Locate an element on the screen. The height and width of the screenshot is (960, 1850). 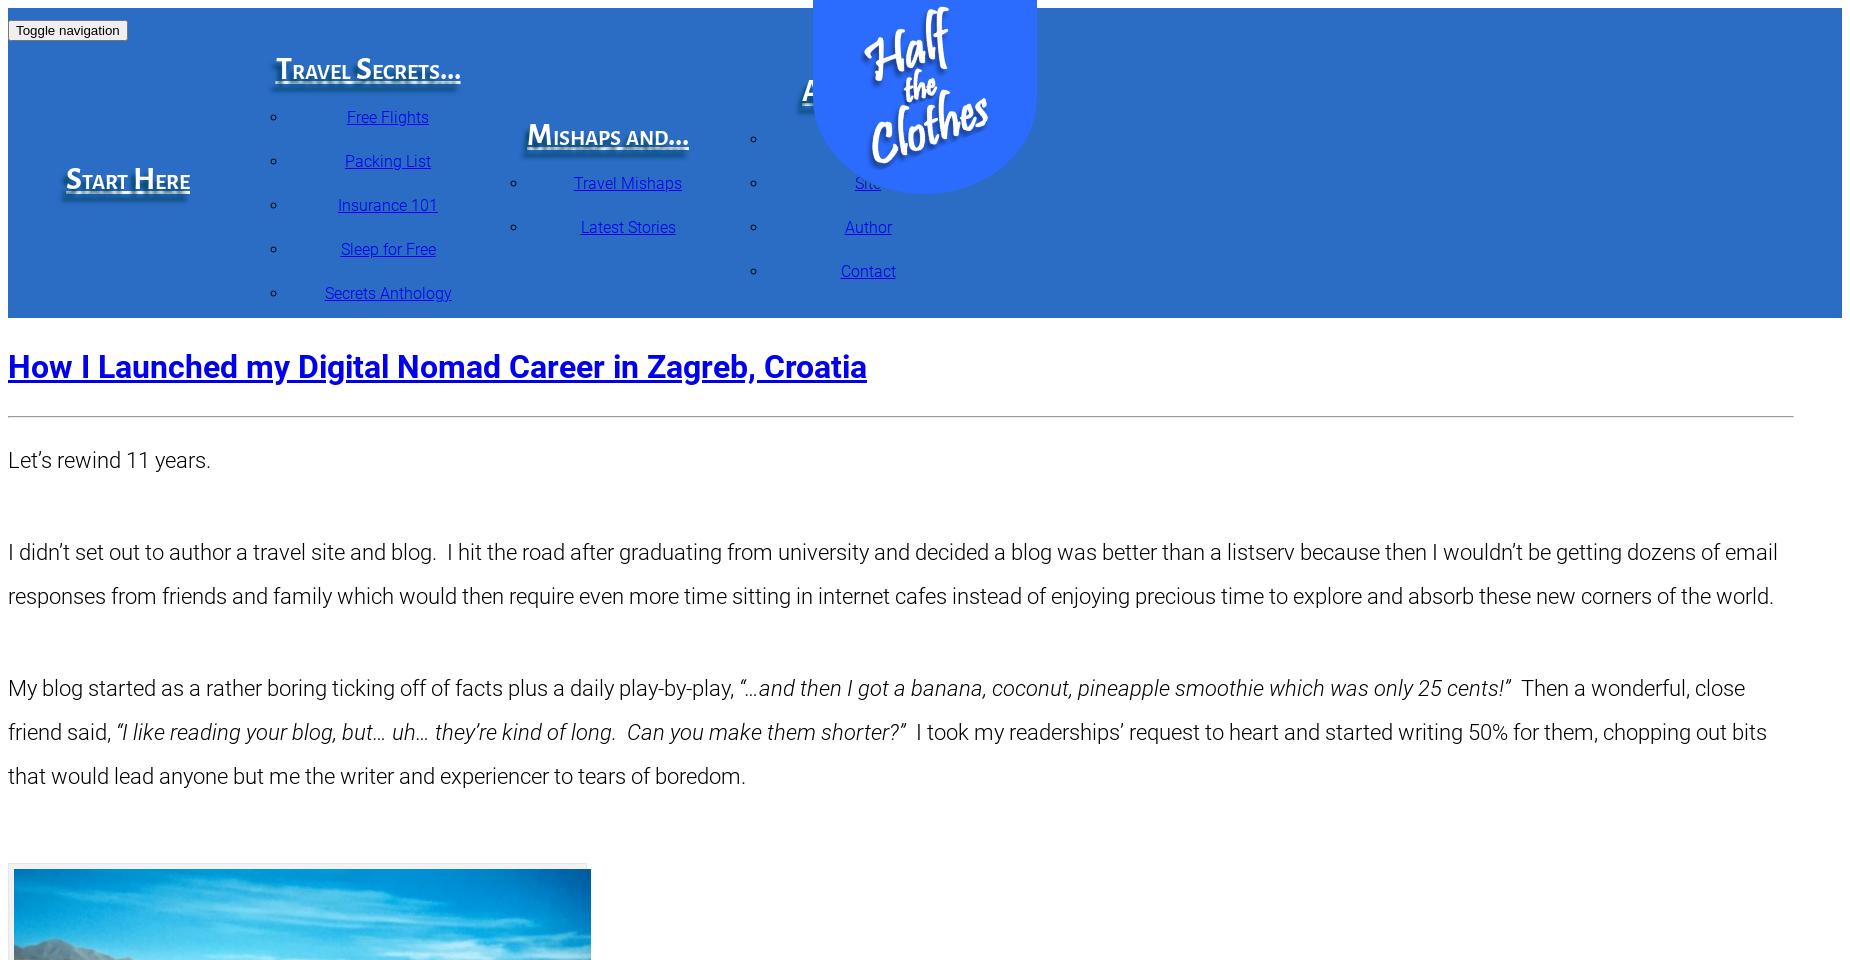
'My blog started as a rather boring ticking off of facts plus a daily play-by-play,' is located at coordinates (6, 688).